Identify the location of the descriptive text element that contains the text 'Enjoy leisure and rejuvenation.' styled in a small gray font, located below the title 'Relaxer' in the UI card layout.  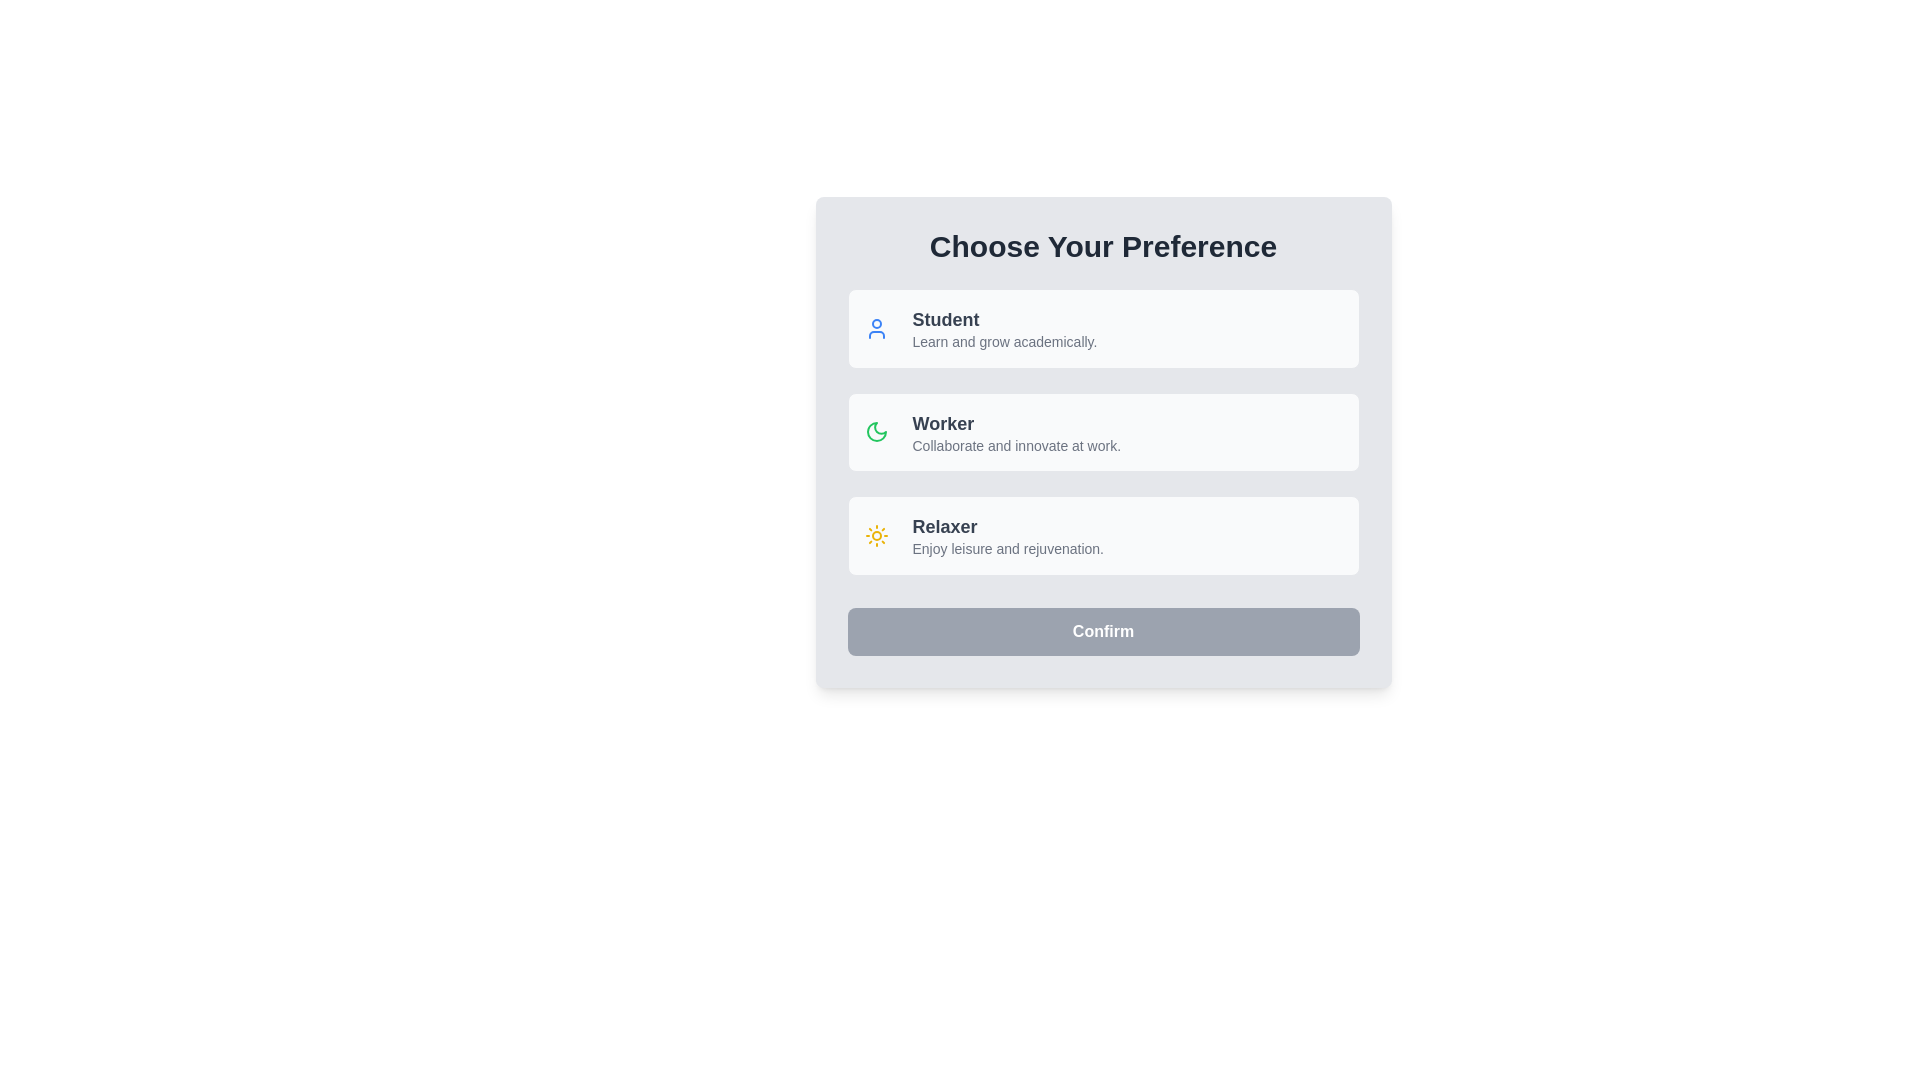
(1008, 549).